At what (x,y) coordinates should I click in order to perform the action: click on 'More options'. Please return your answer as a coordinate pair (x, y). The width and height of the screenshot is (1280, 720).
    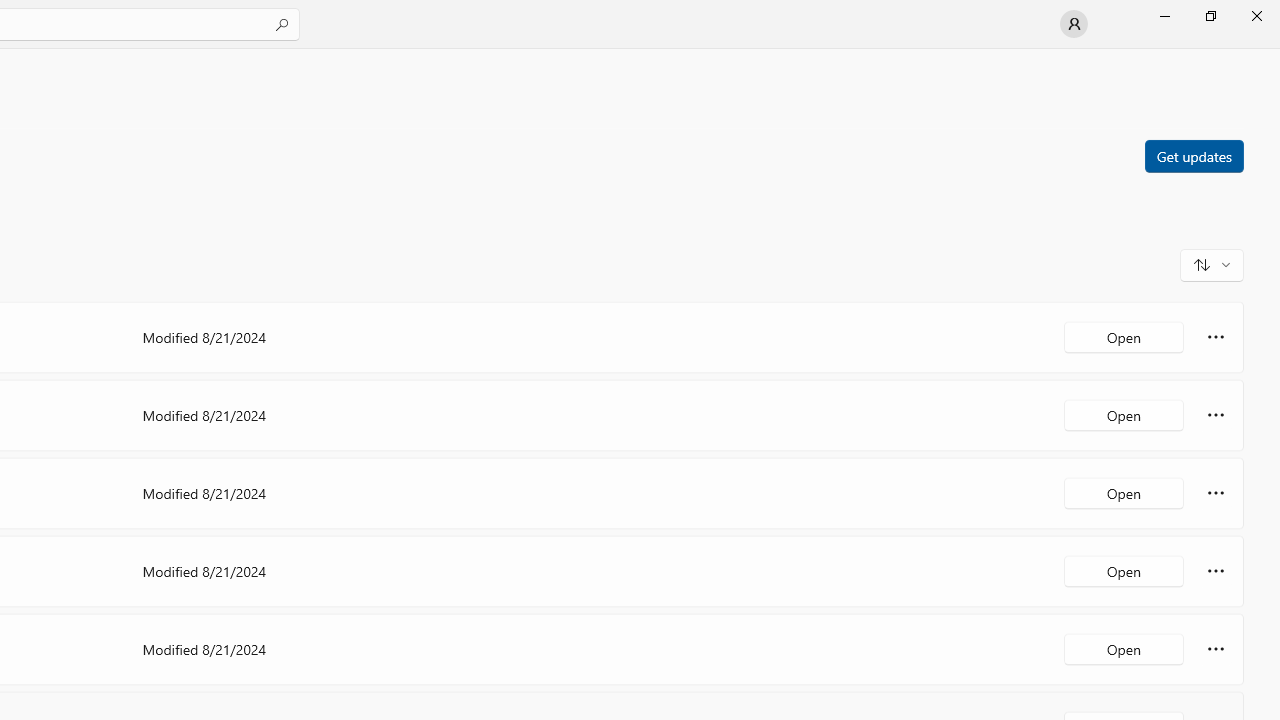
    Looking at the image, I should click on (1215, 649).